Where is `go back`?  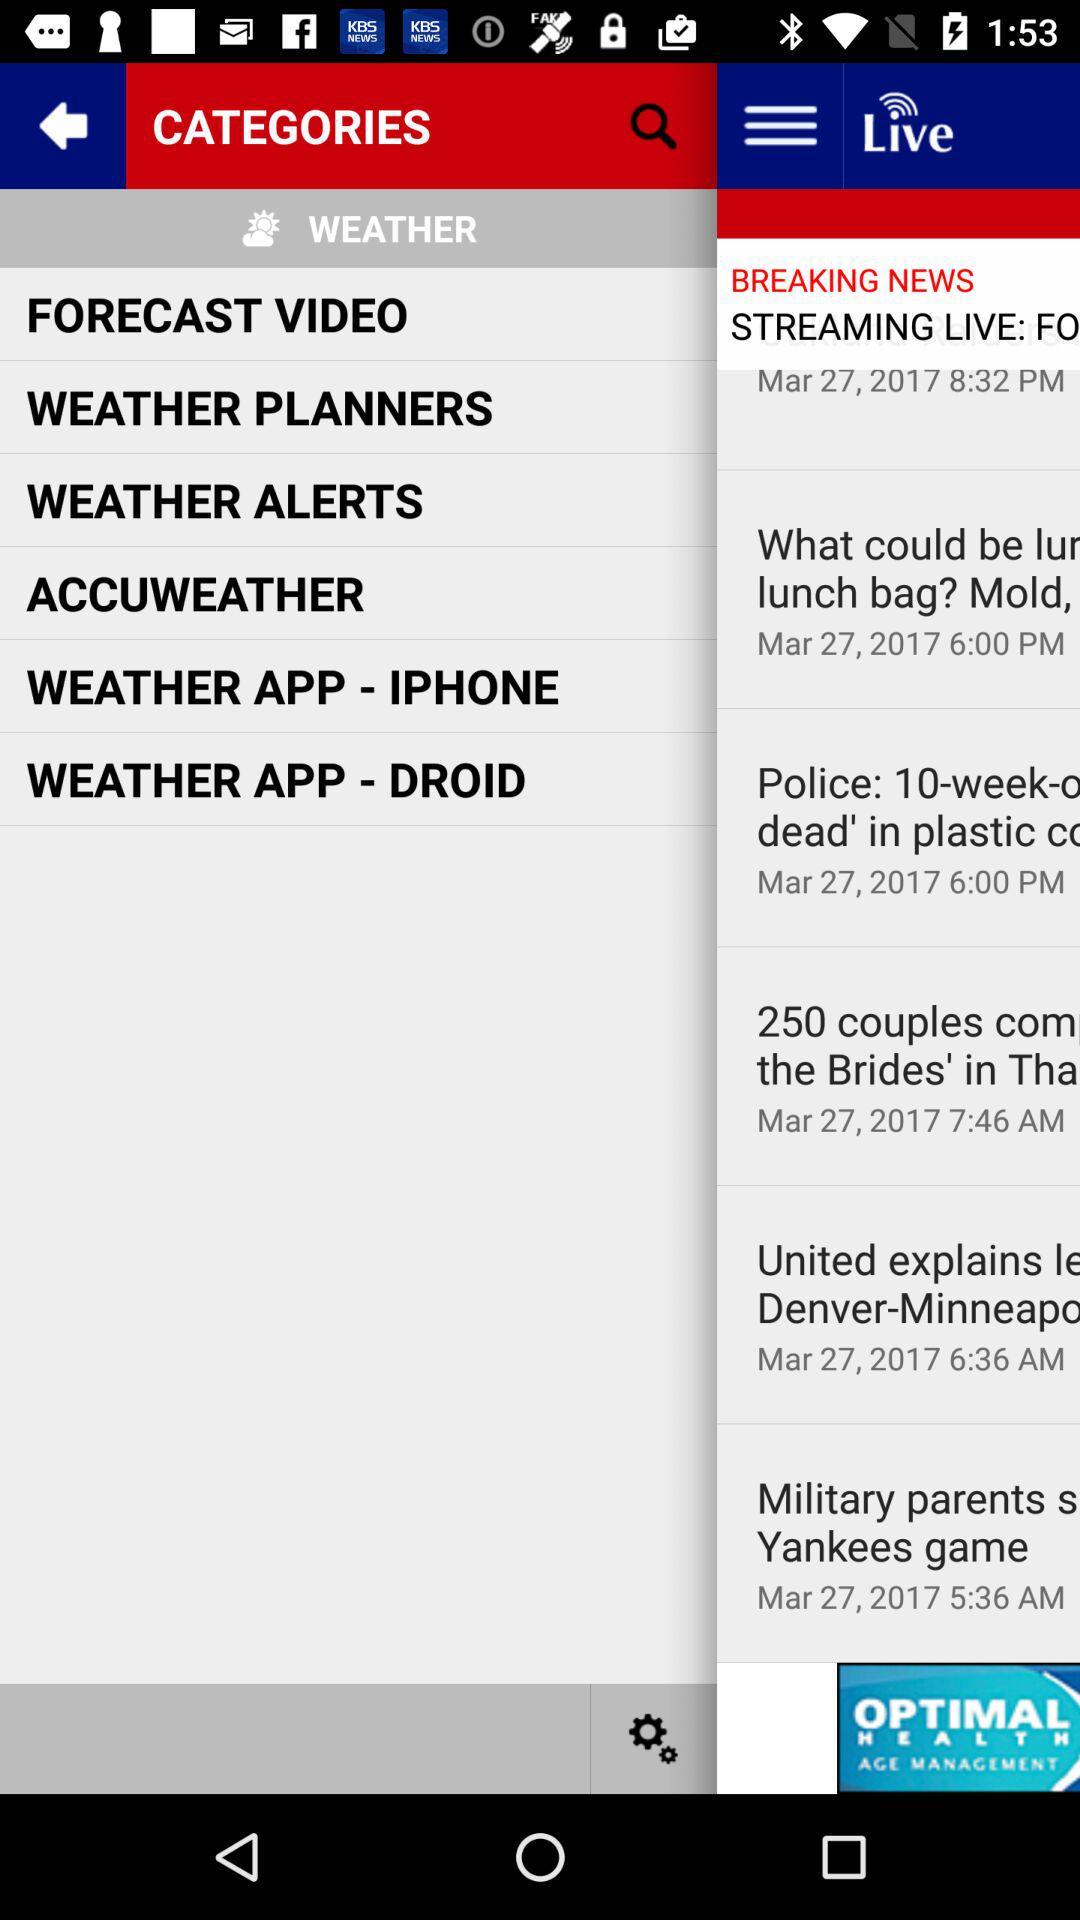
go back is located at coordinates (61, 124).